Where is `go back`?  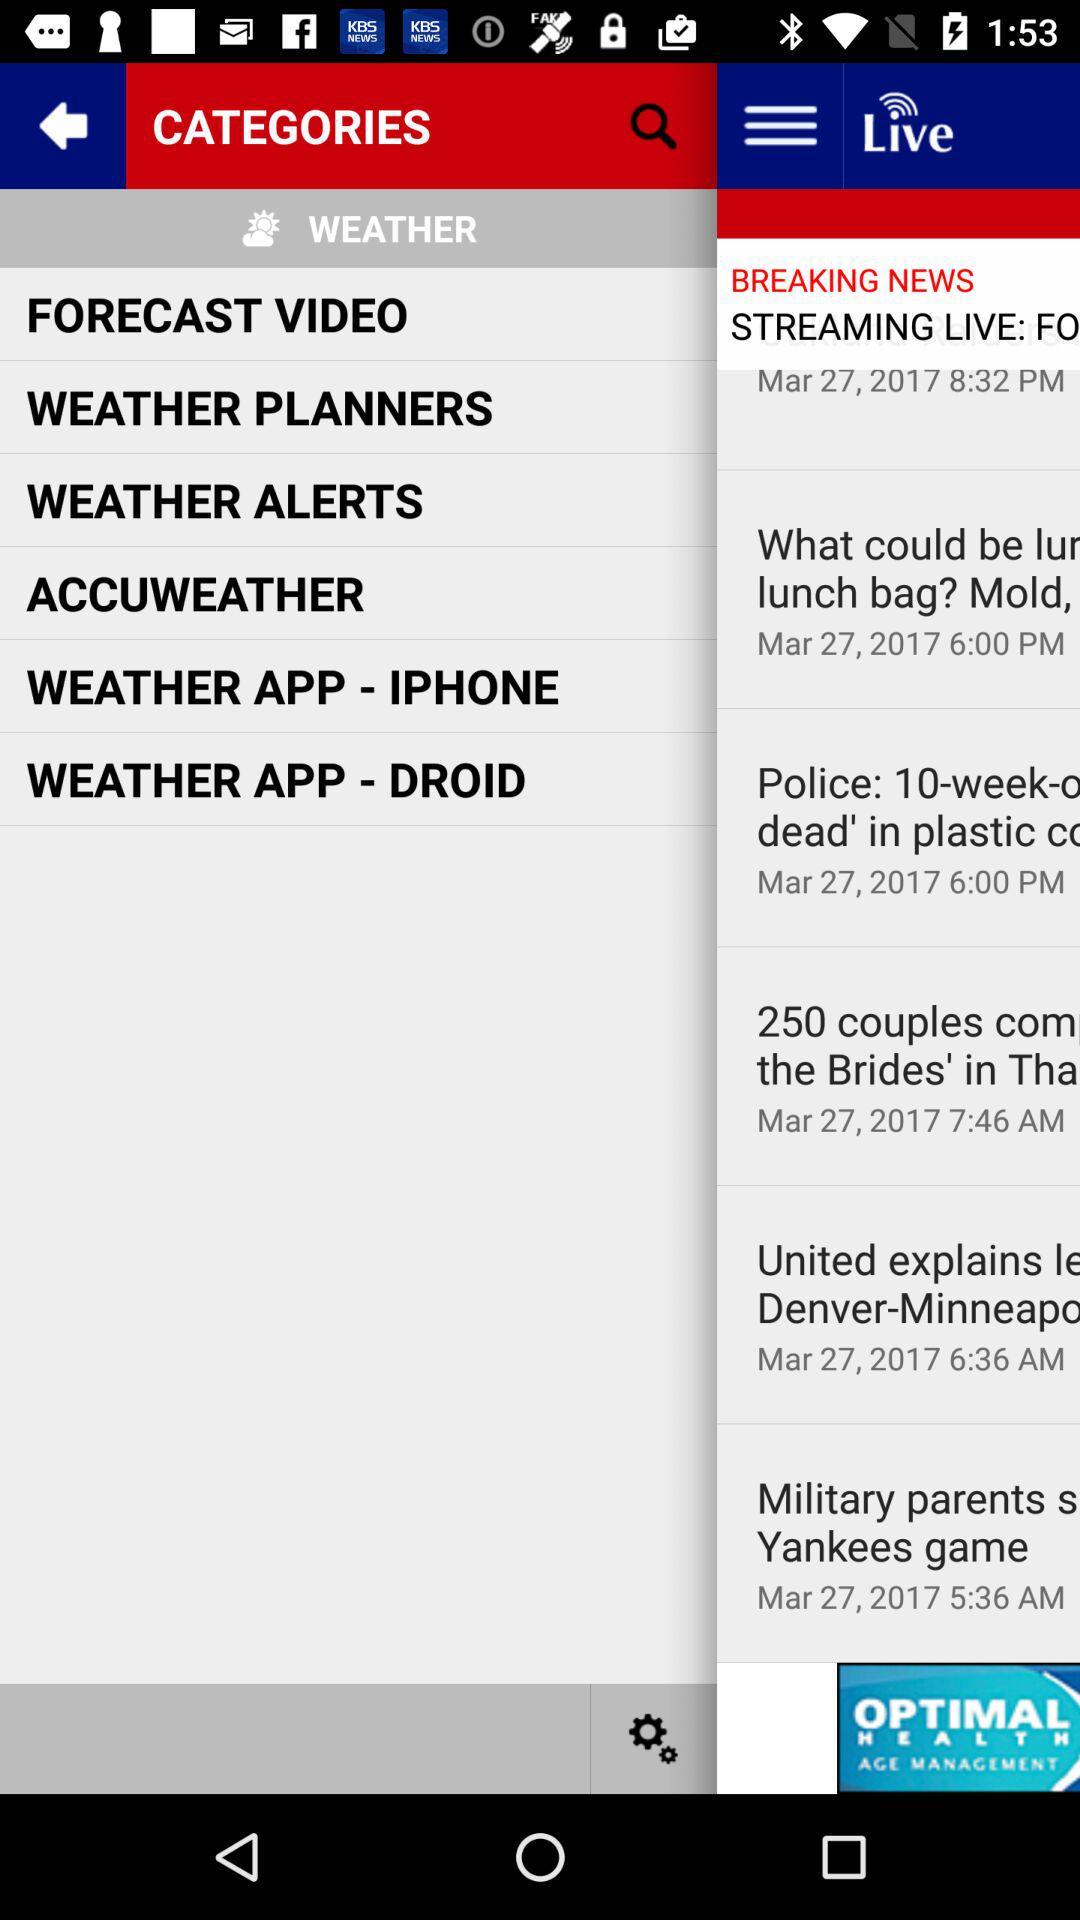
go back is located at coordinates (61, 124).